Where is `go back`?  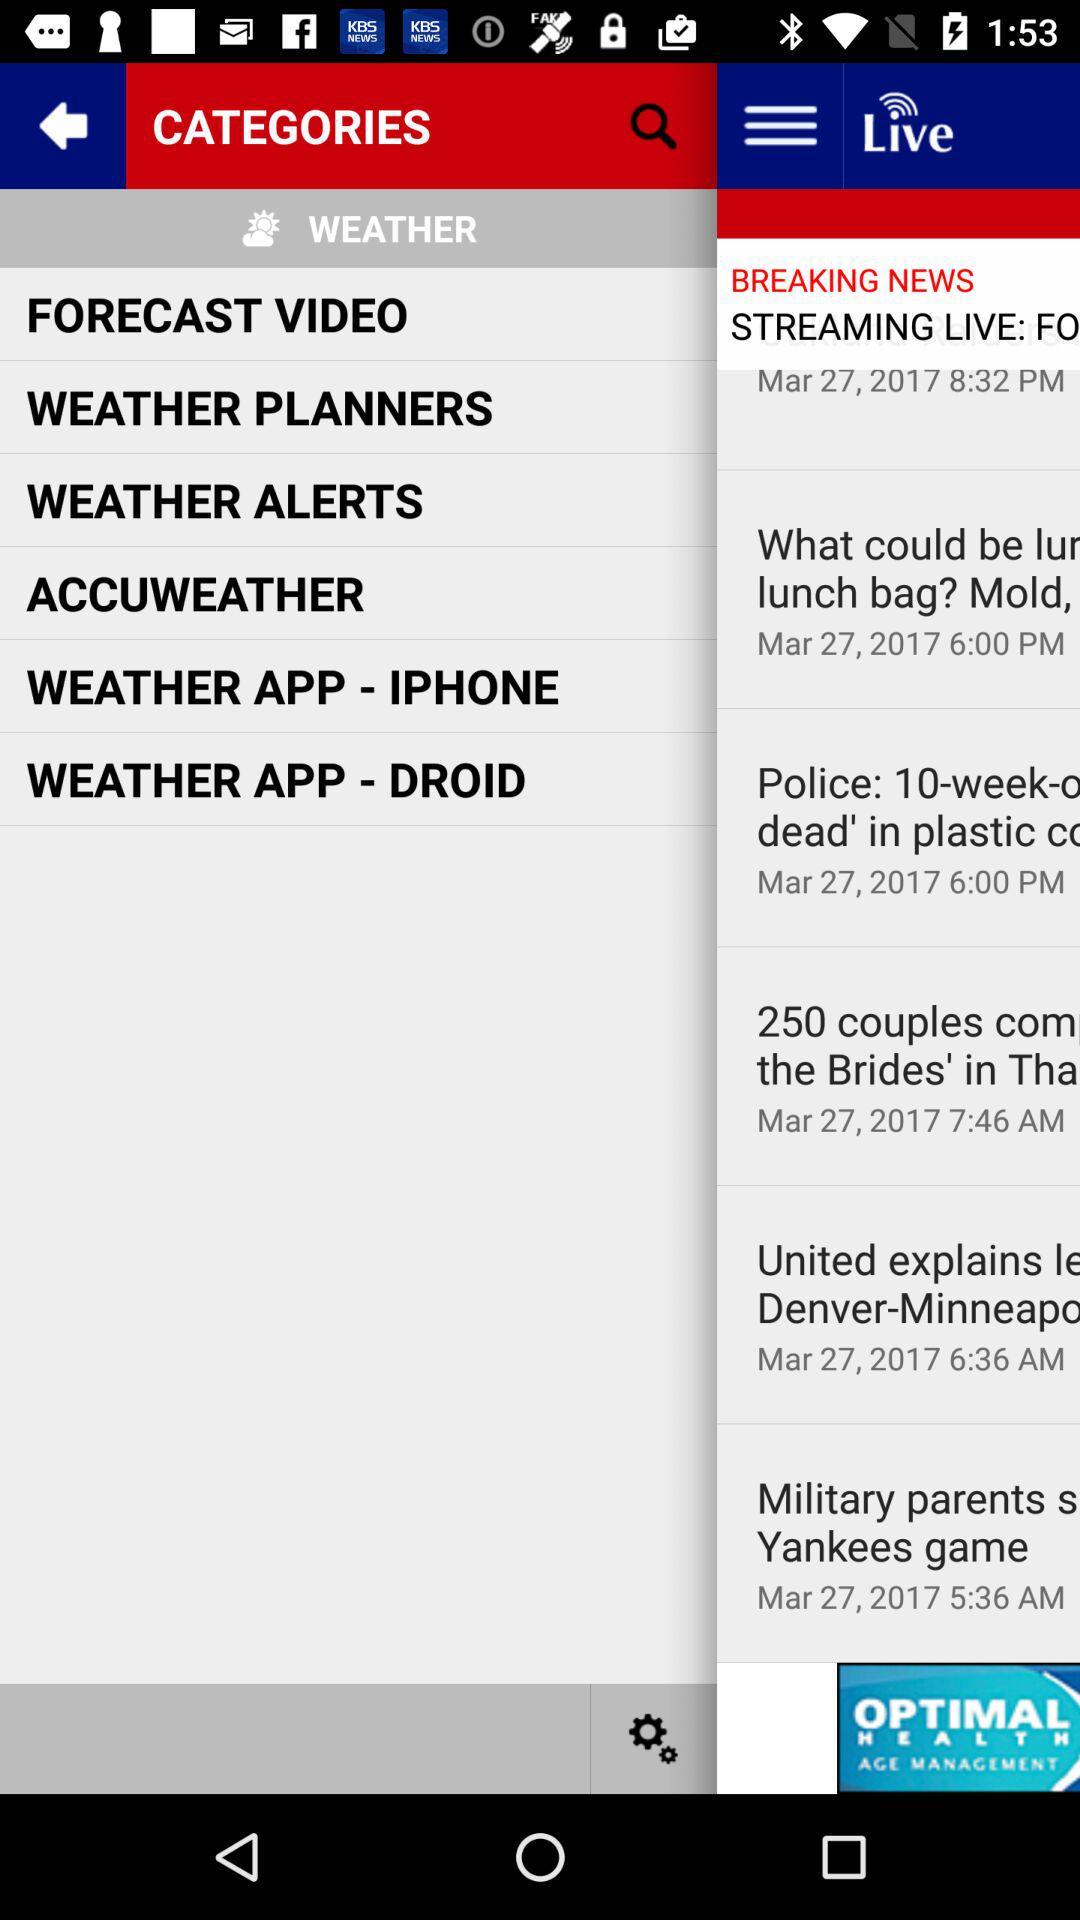
go back is located at coordinates (61, 124).